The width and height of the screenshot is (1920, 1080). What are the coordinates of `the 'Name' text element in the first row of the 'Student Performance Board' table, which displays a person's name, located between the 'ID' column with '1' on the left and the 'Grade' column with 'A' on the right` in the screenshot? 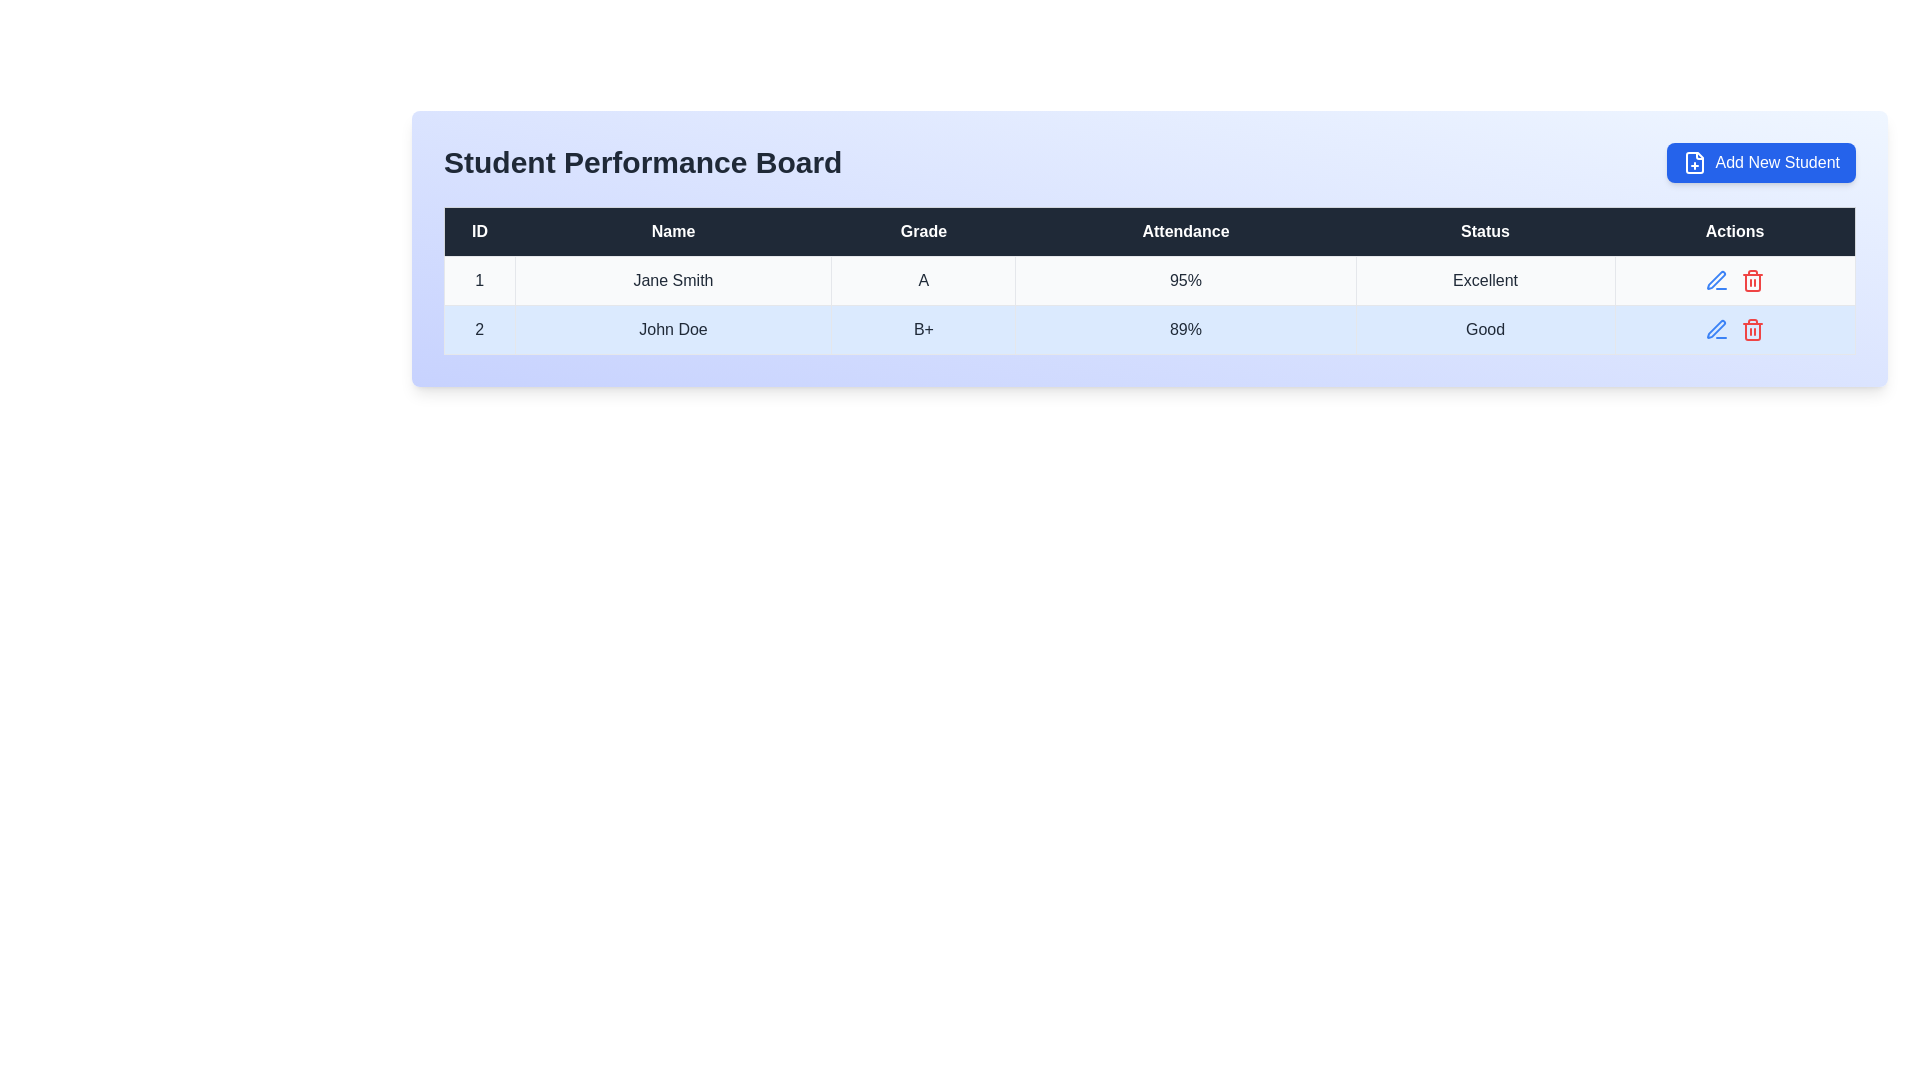 It's located at (673, 281).